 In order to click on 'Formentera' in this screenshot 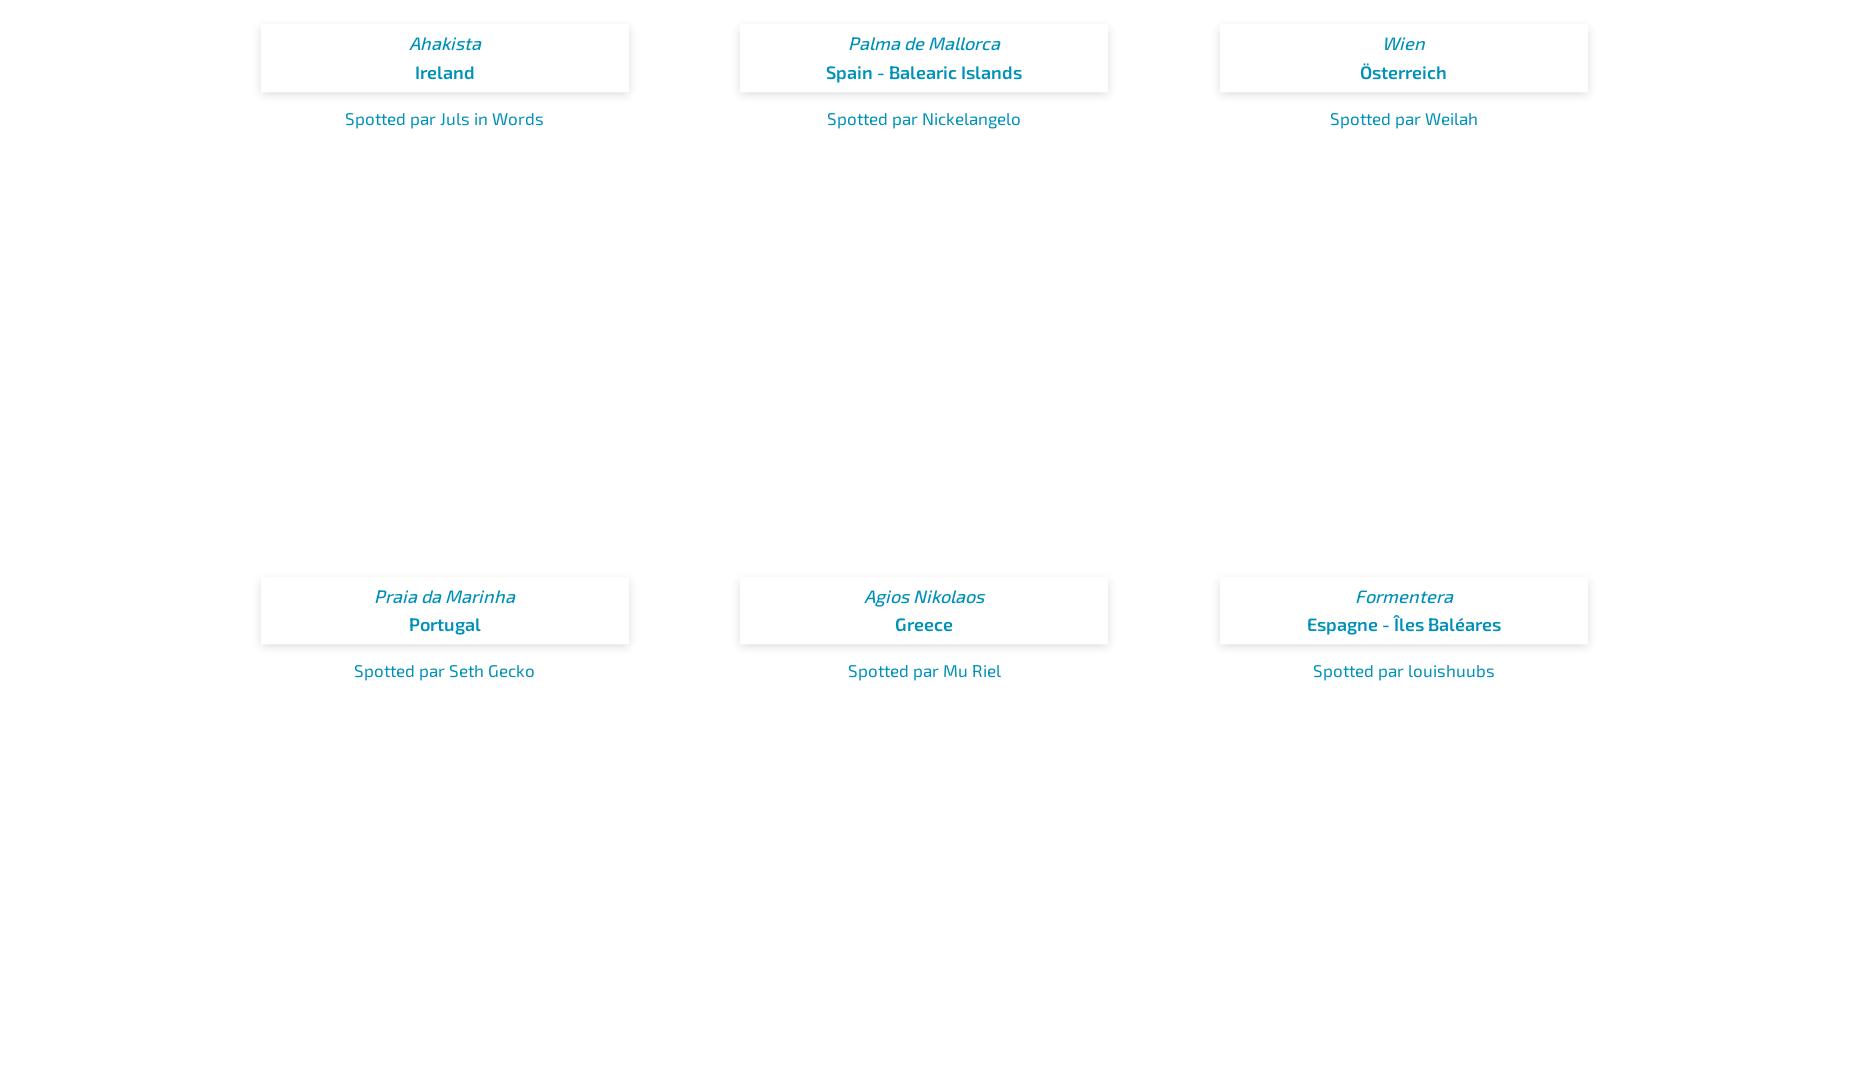, I will do `click(1403, 594)`.